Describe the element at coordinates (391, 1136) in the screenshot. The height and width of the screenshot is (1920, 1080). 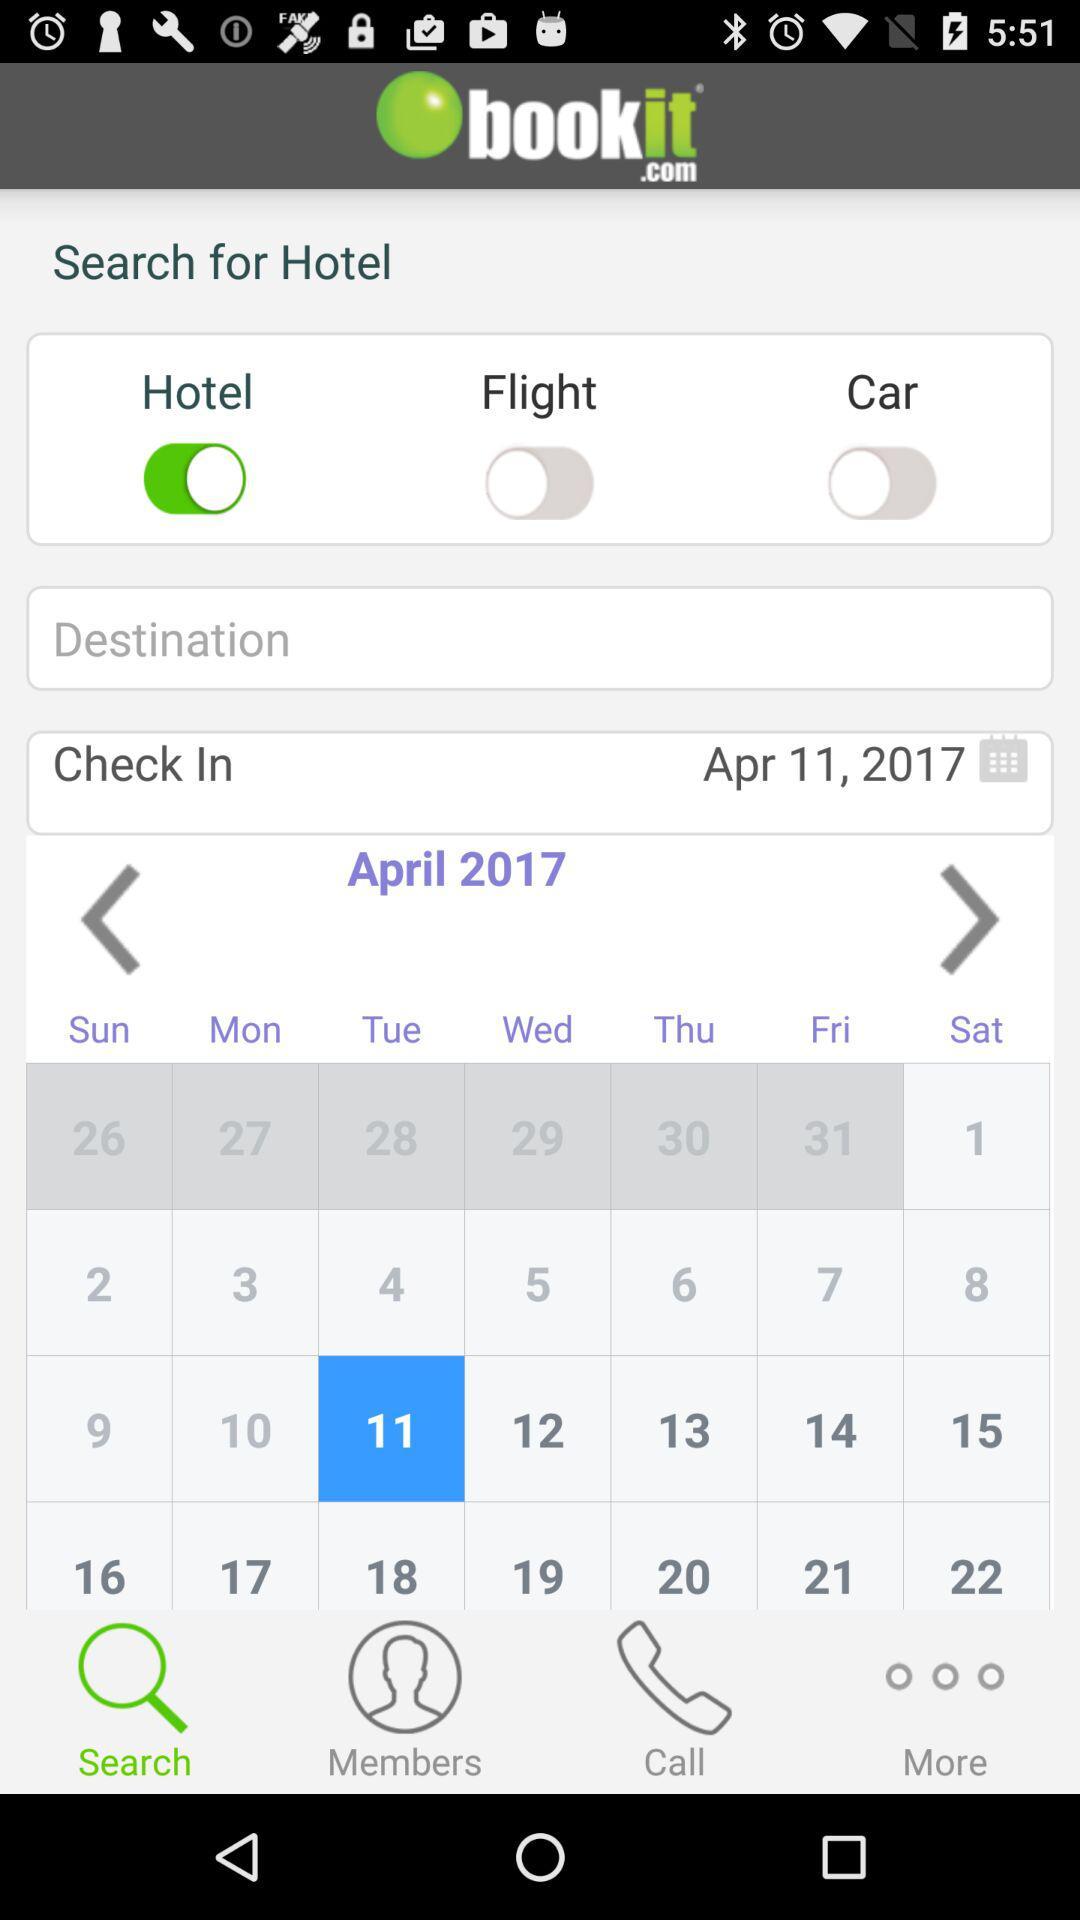
I see `the icon above the 3 item` at that location.